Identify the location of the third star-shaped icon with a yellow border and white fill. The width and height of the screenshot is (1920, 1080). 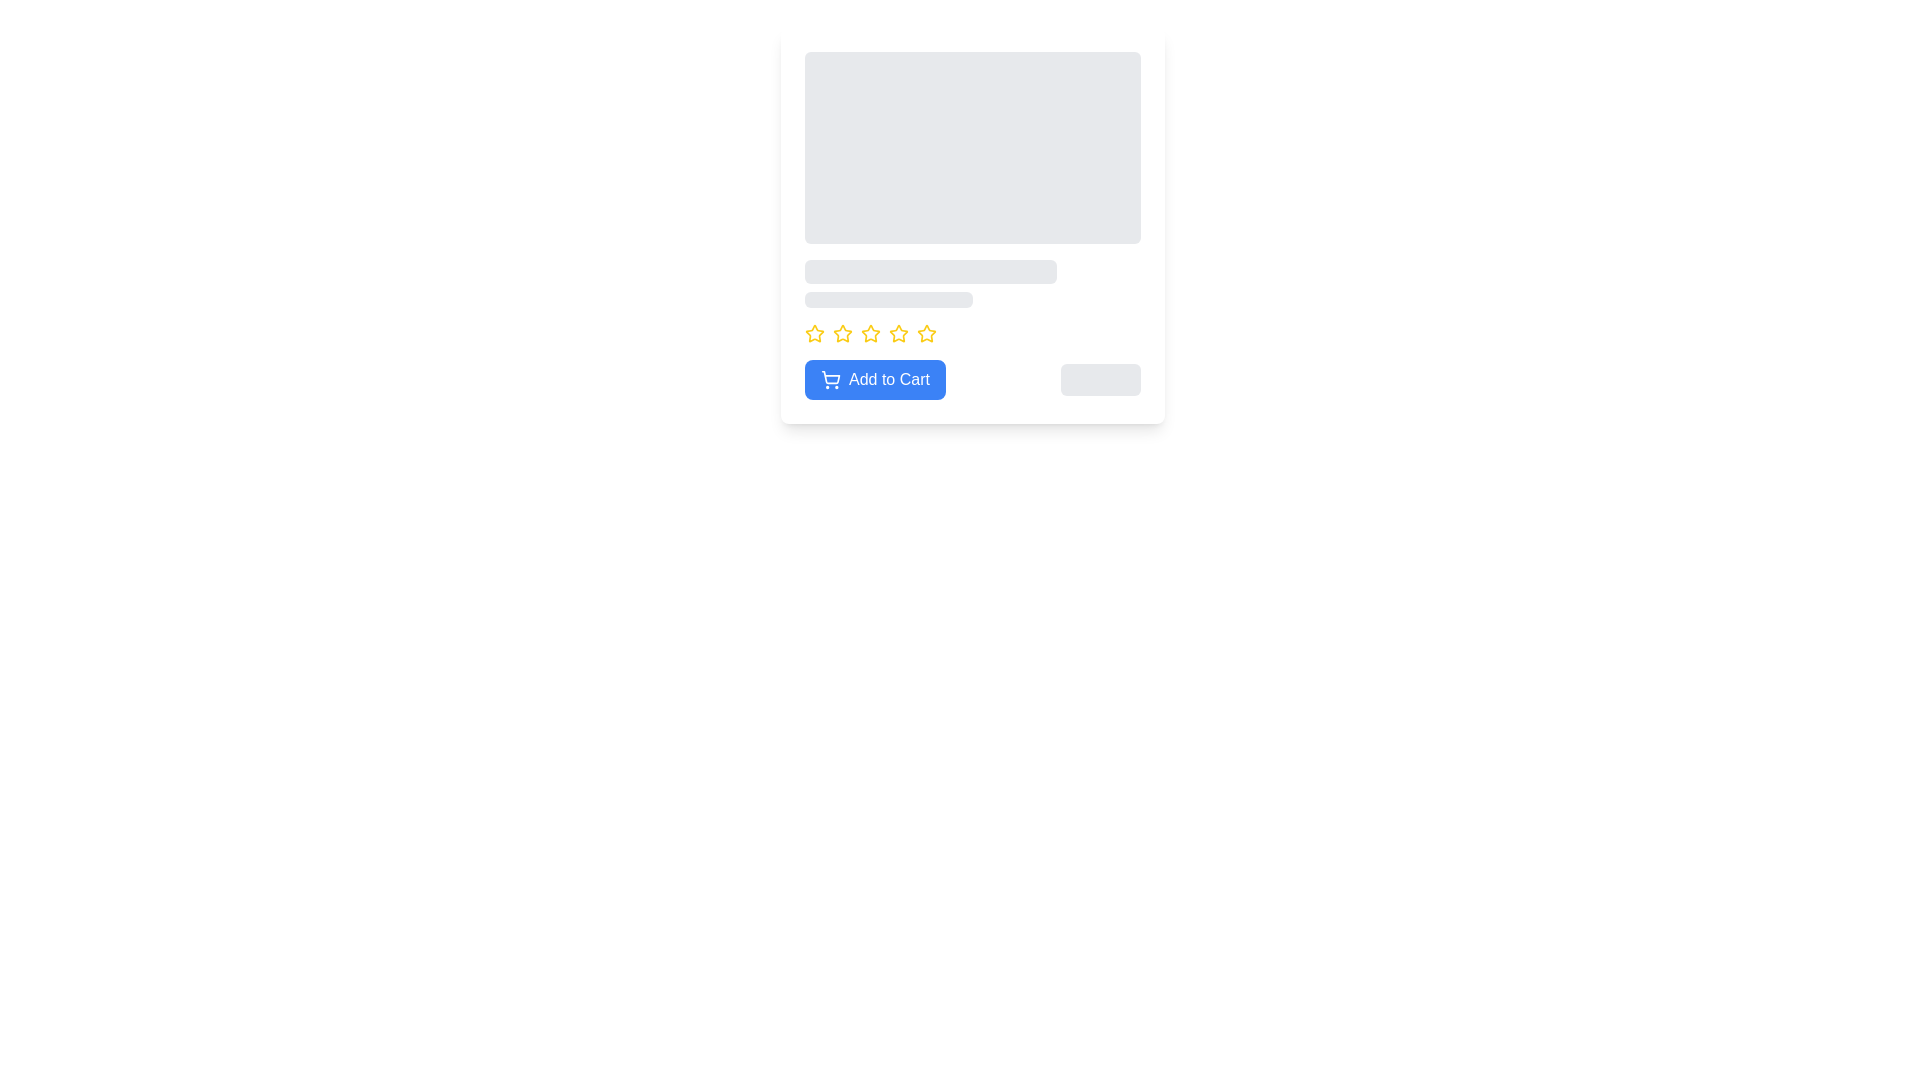
(870, 332).